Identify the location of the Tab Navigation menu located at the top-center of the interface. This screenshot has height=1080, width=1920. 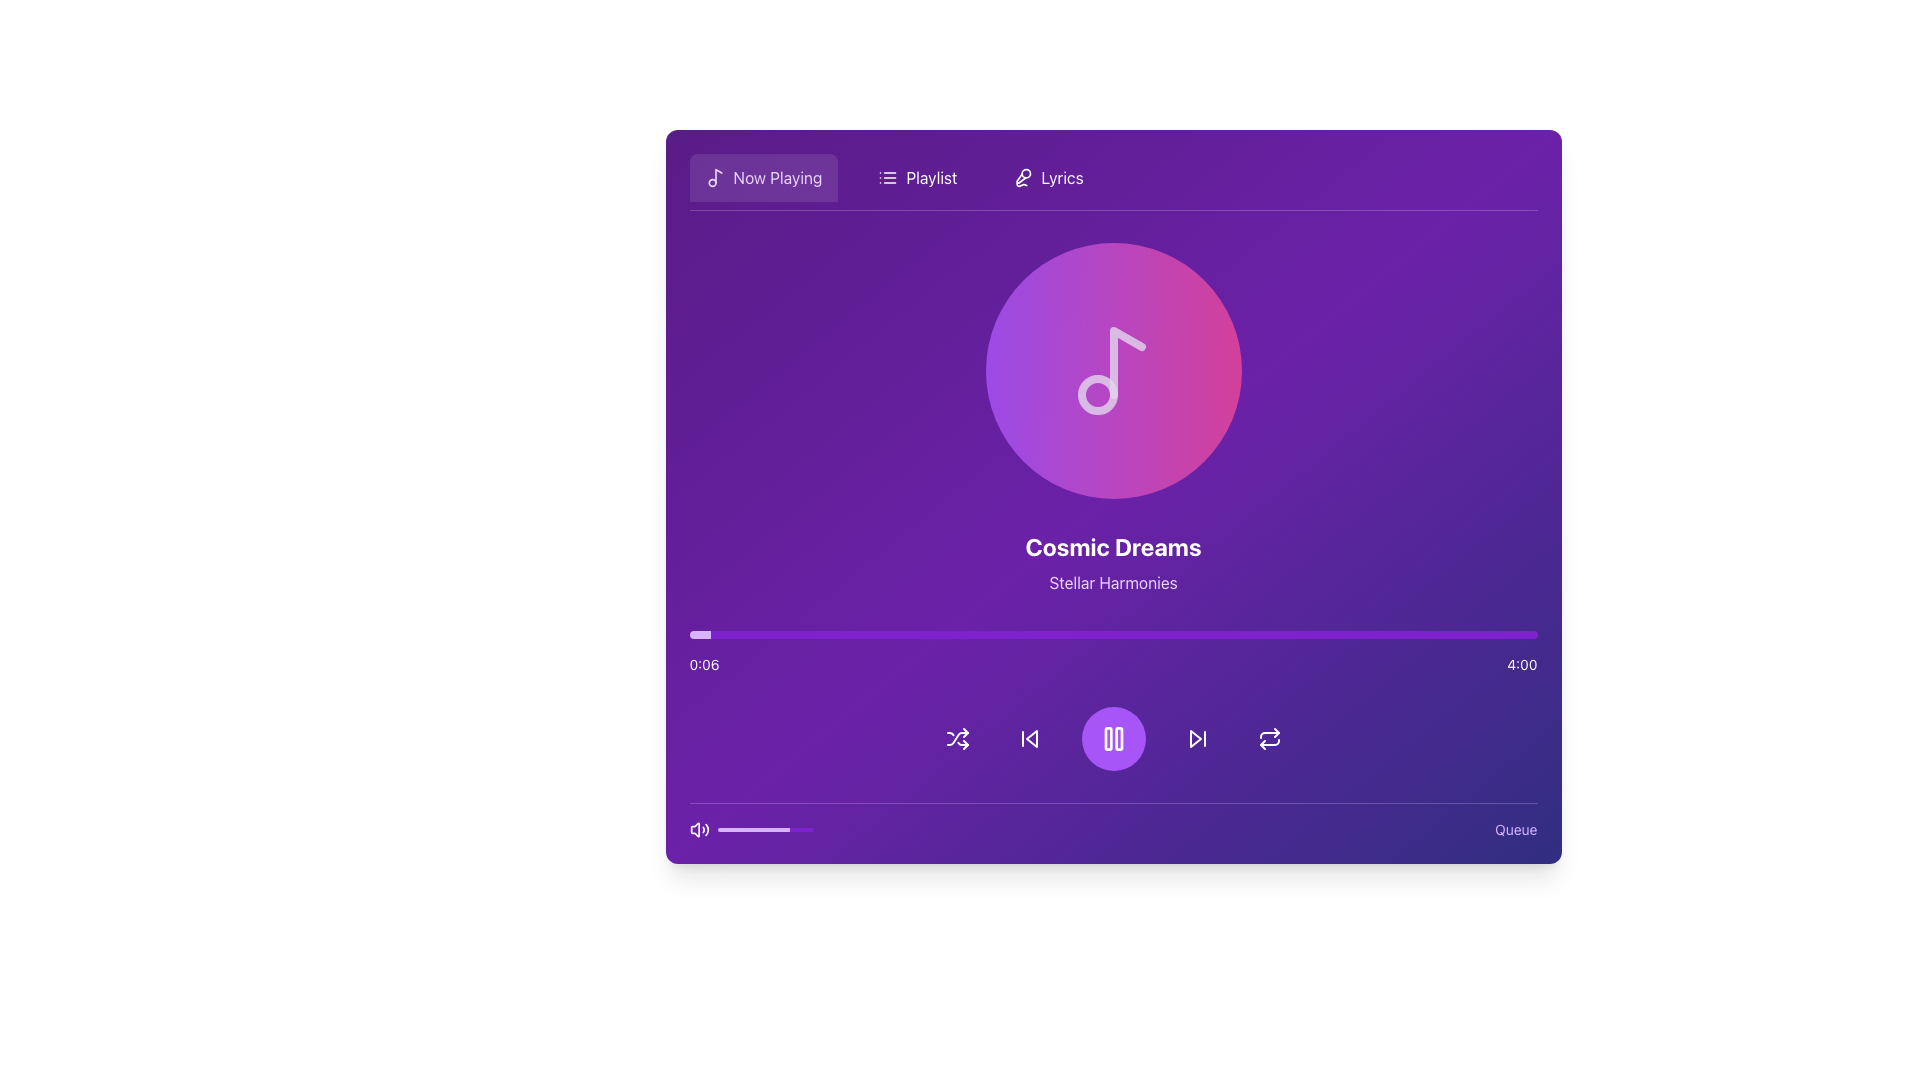
(1112, 182).